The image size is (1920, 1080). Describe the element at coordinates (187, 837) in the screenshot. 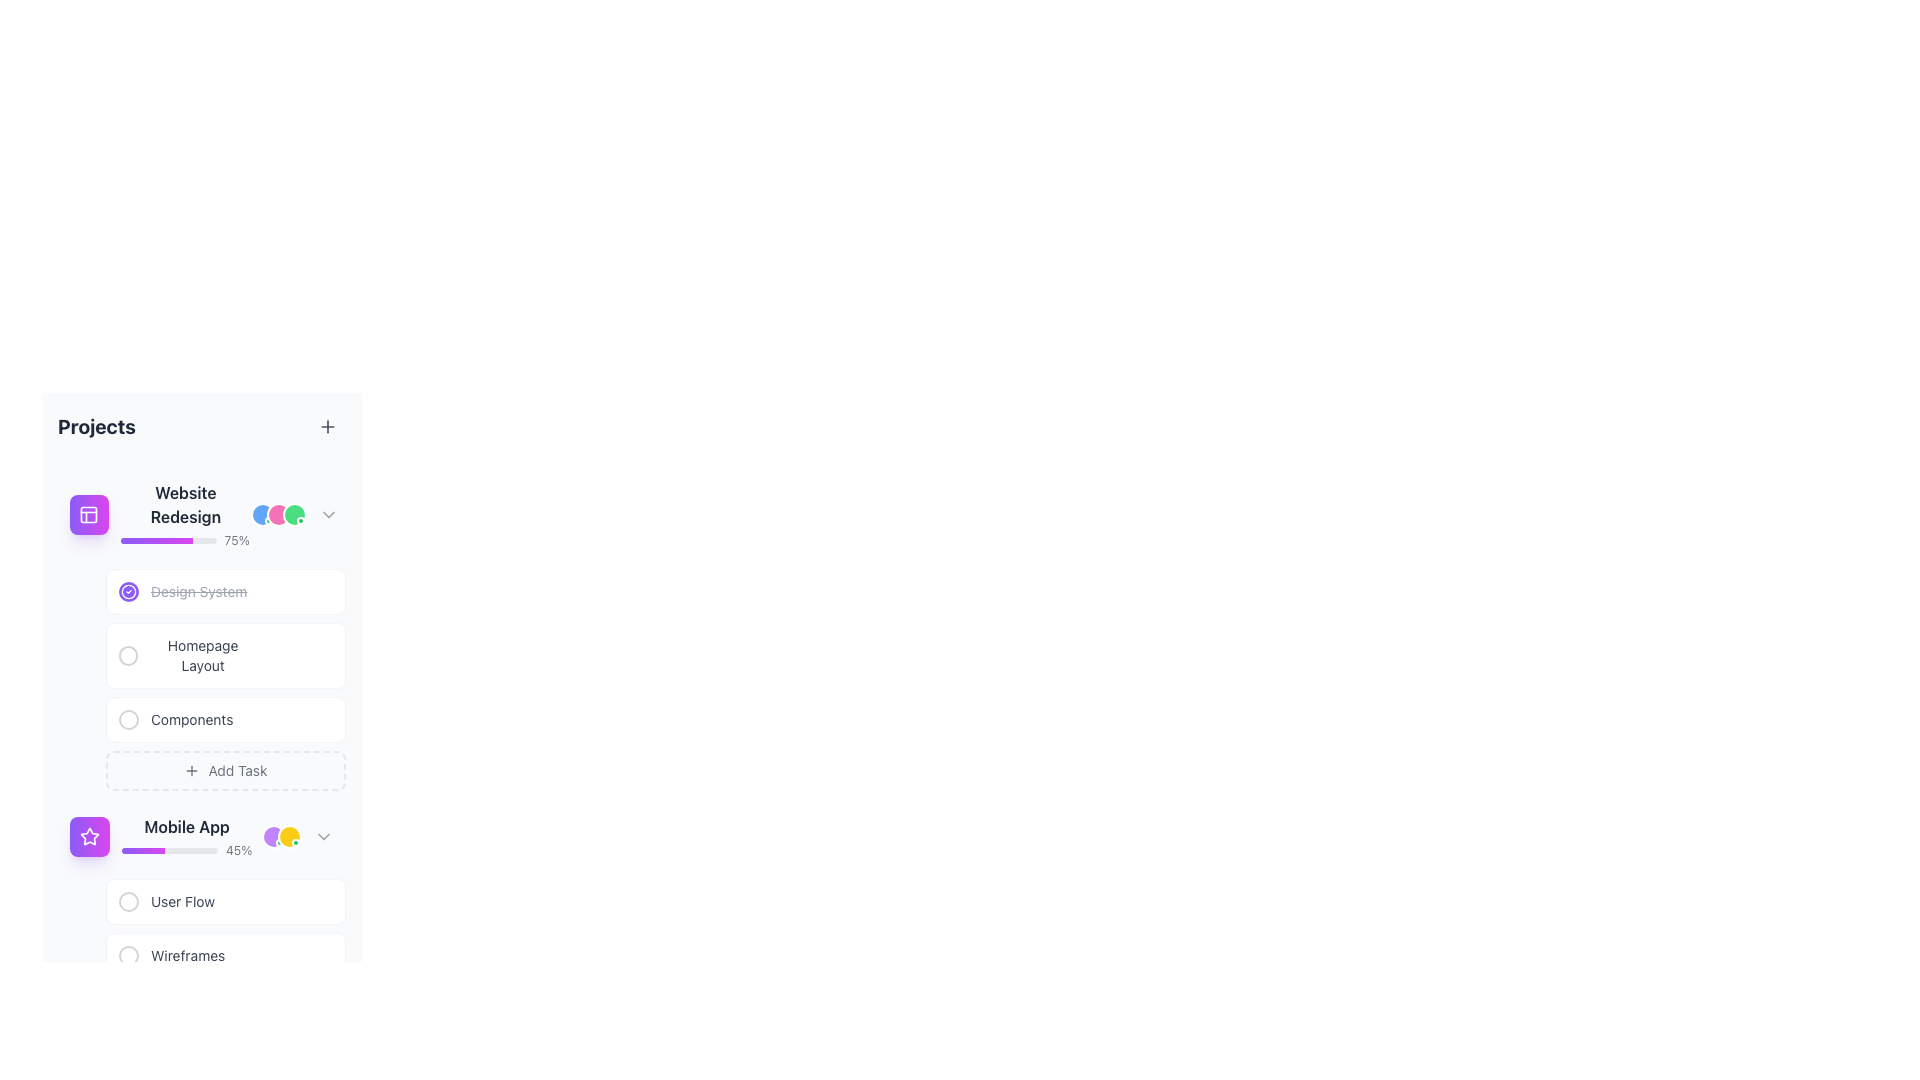

I see `the 'Mobile App' progress indicator located in the 'Projects' section` at that location.